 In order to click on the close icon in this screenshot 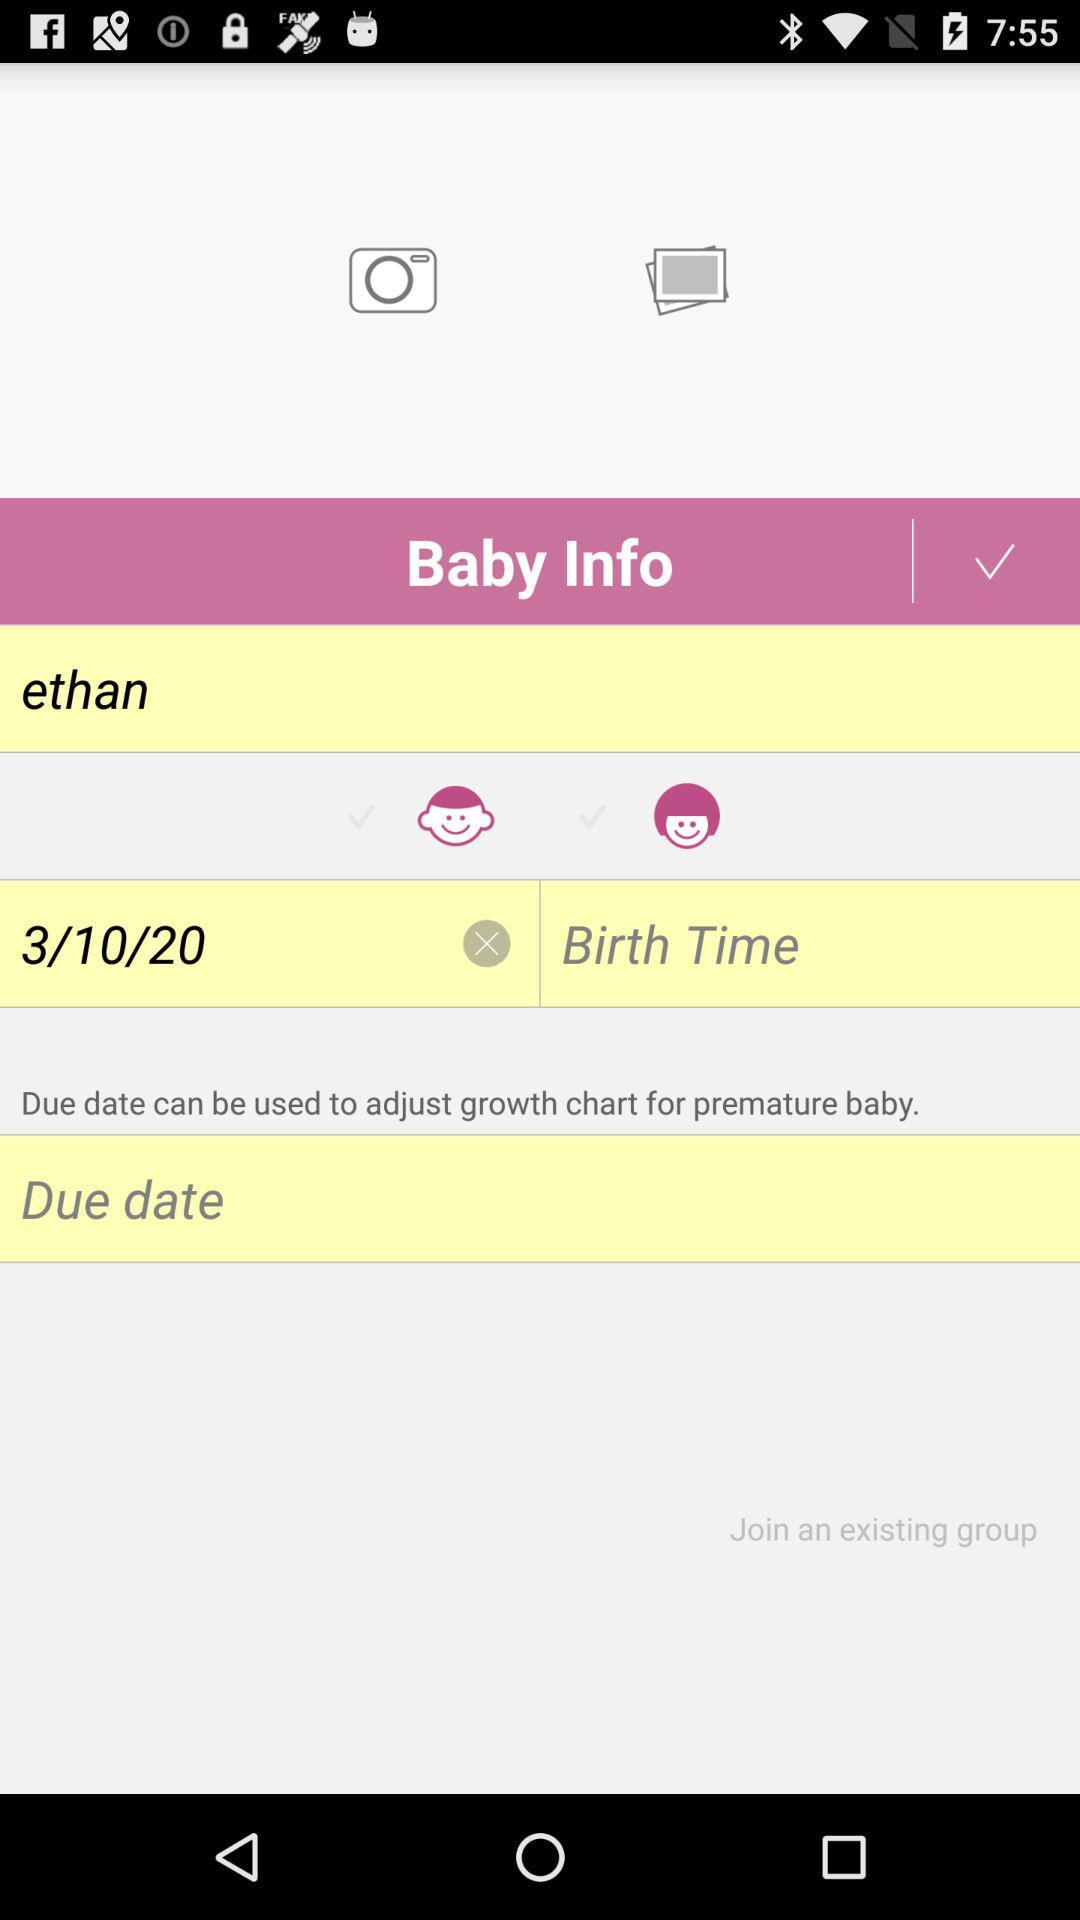, I will do `click(486, 1009)`.